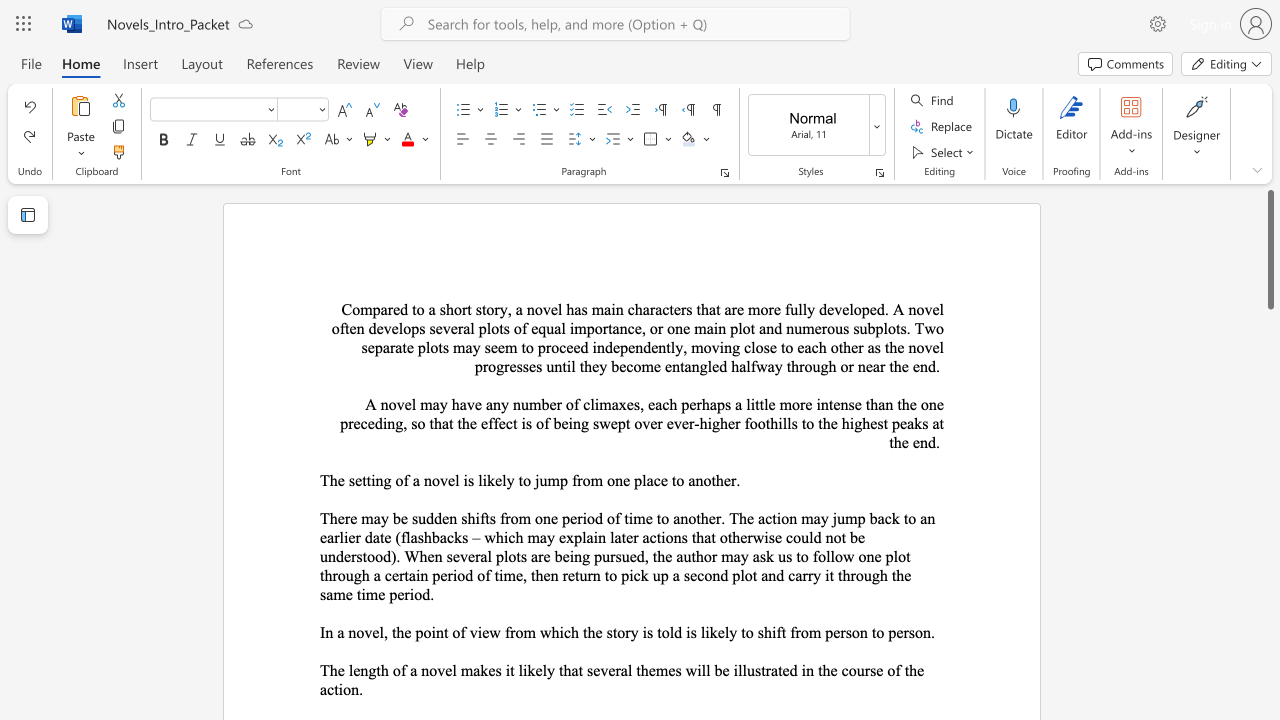  I want to click on the scrollbar to slide the page down, so click(1269, 438).